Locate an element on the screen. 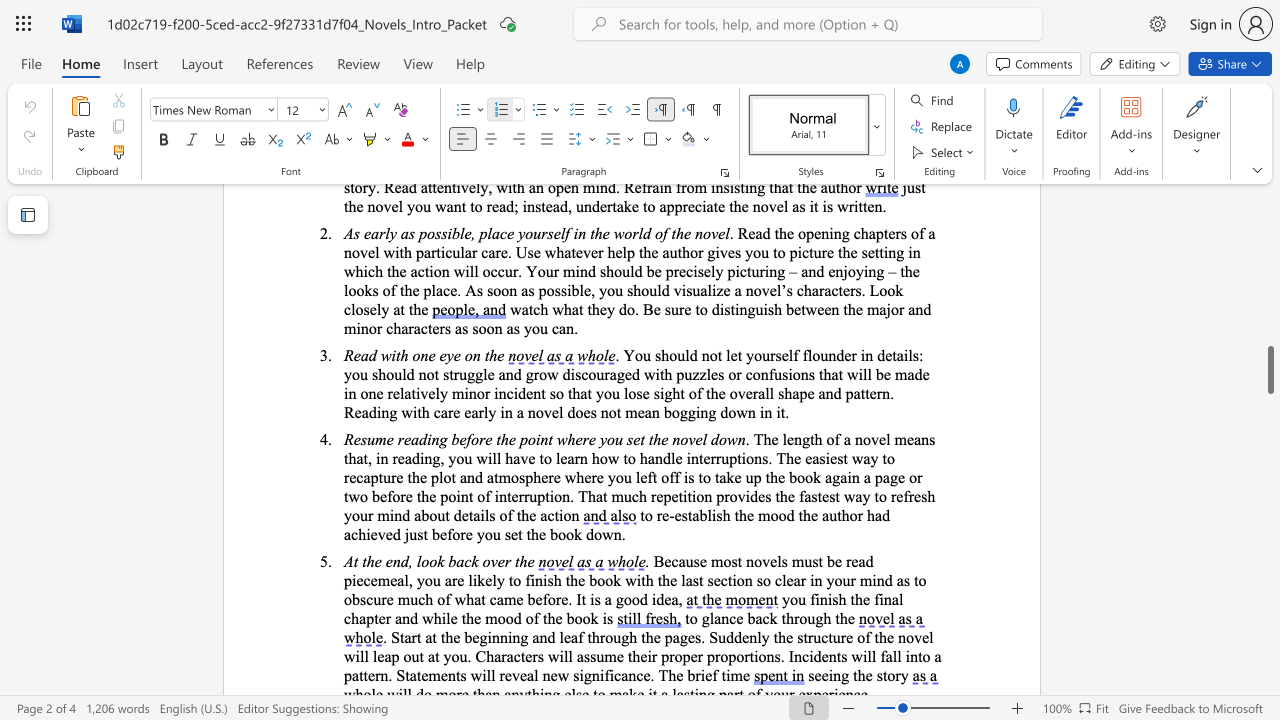  the 6th character "h" in the text is located at coordinates (362, 533).